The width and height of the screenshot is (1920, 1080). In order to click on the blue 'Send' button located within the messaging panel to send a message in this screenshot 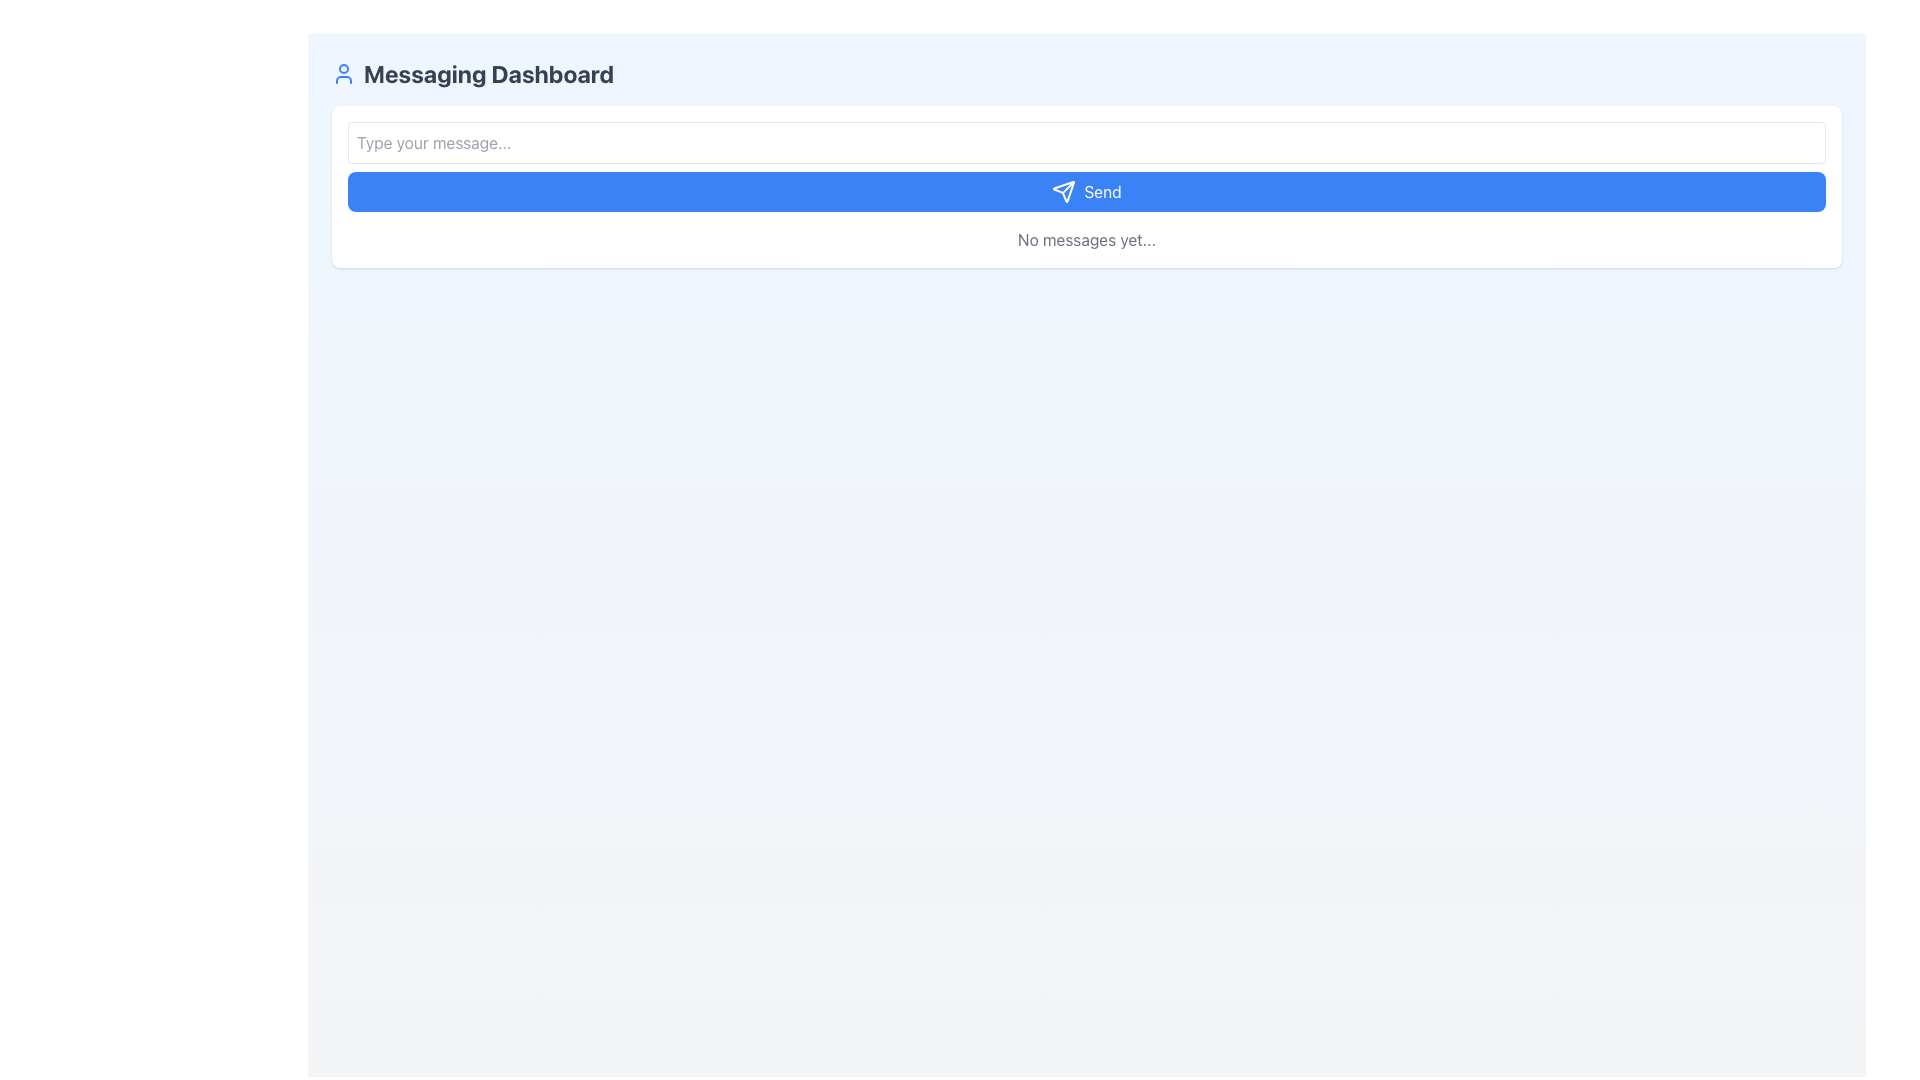, I will do `click(1085, 165)`.